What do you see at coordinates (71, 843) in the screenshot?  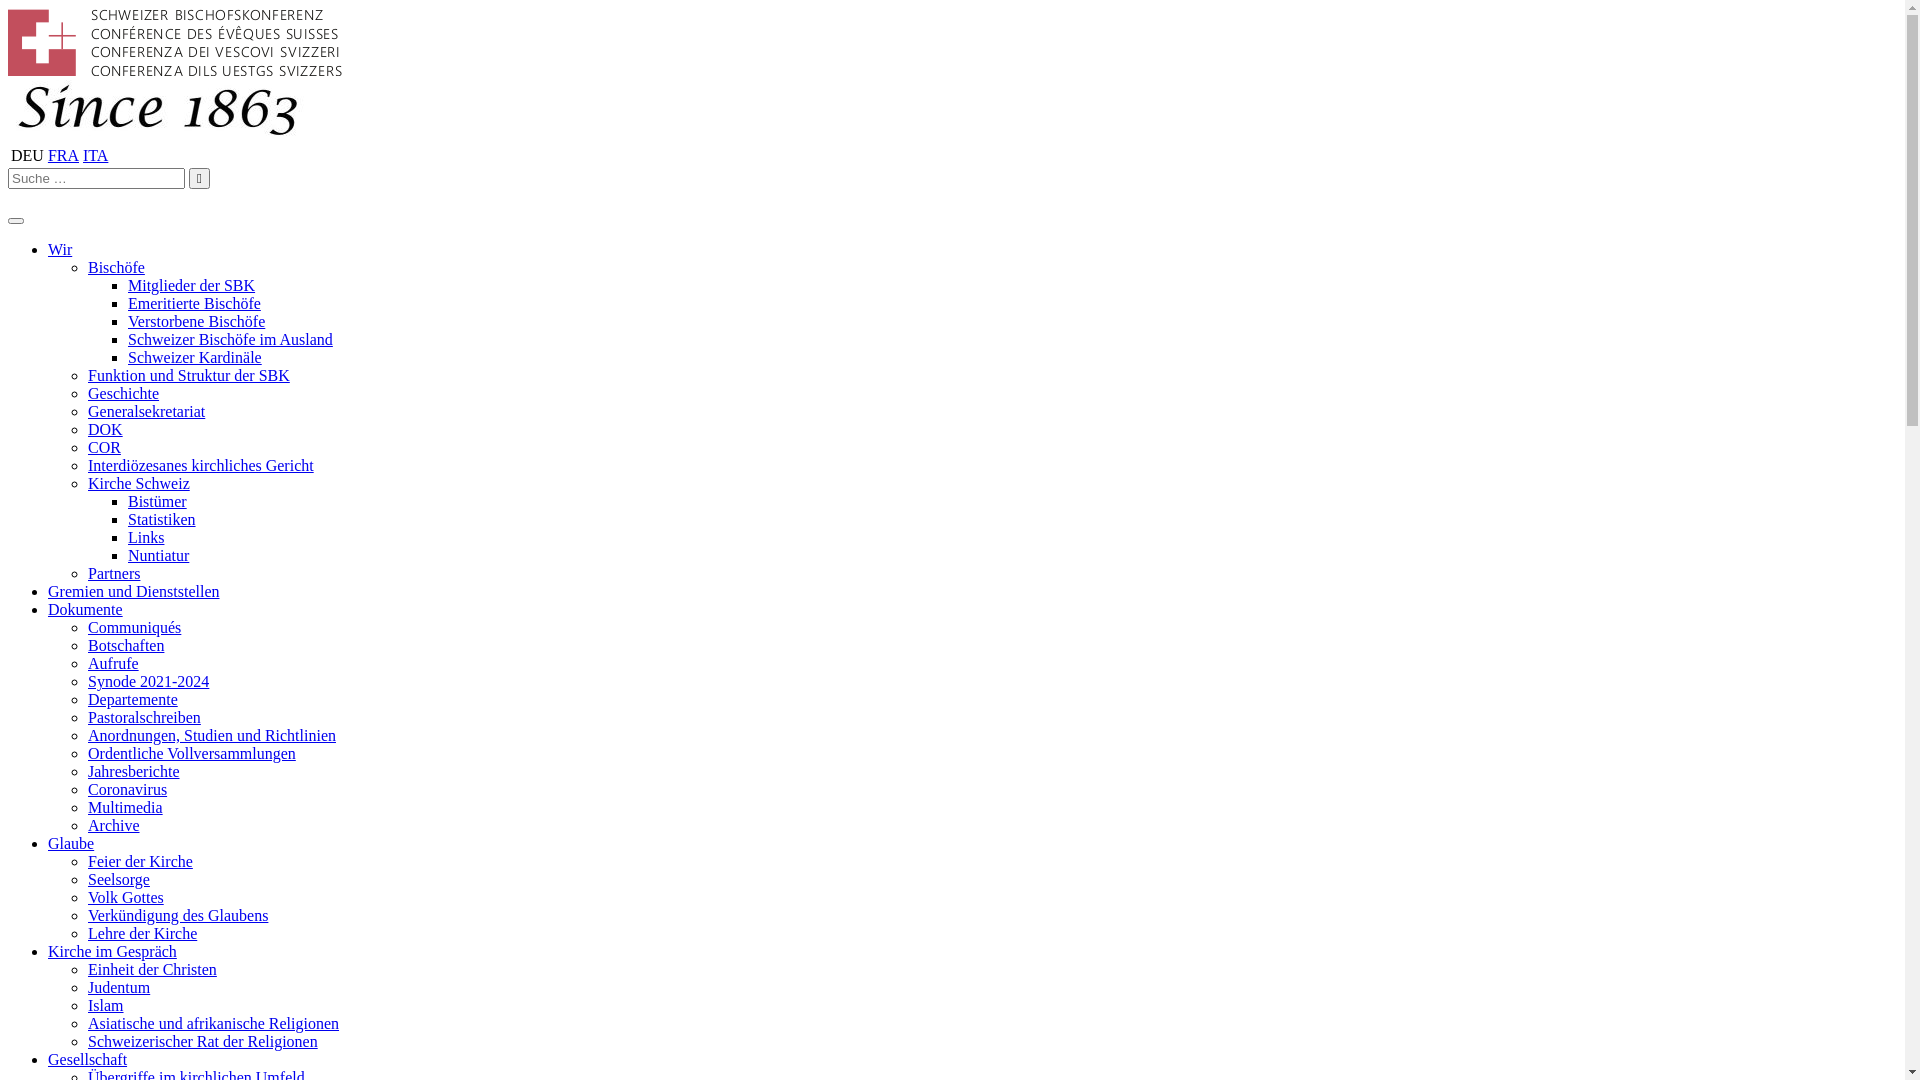 I see `'Glaube'` at bounding box center [71, 843].